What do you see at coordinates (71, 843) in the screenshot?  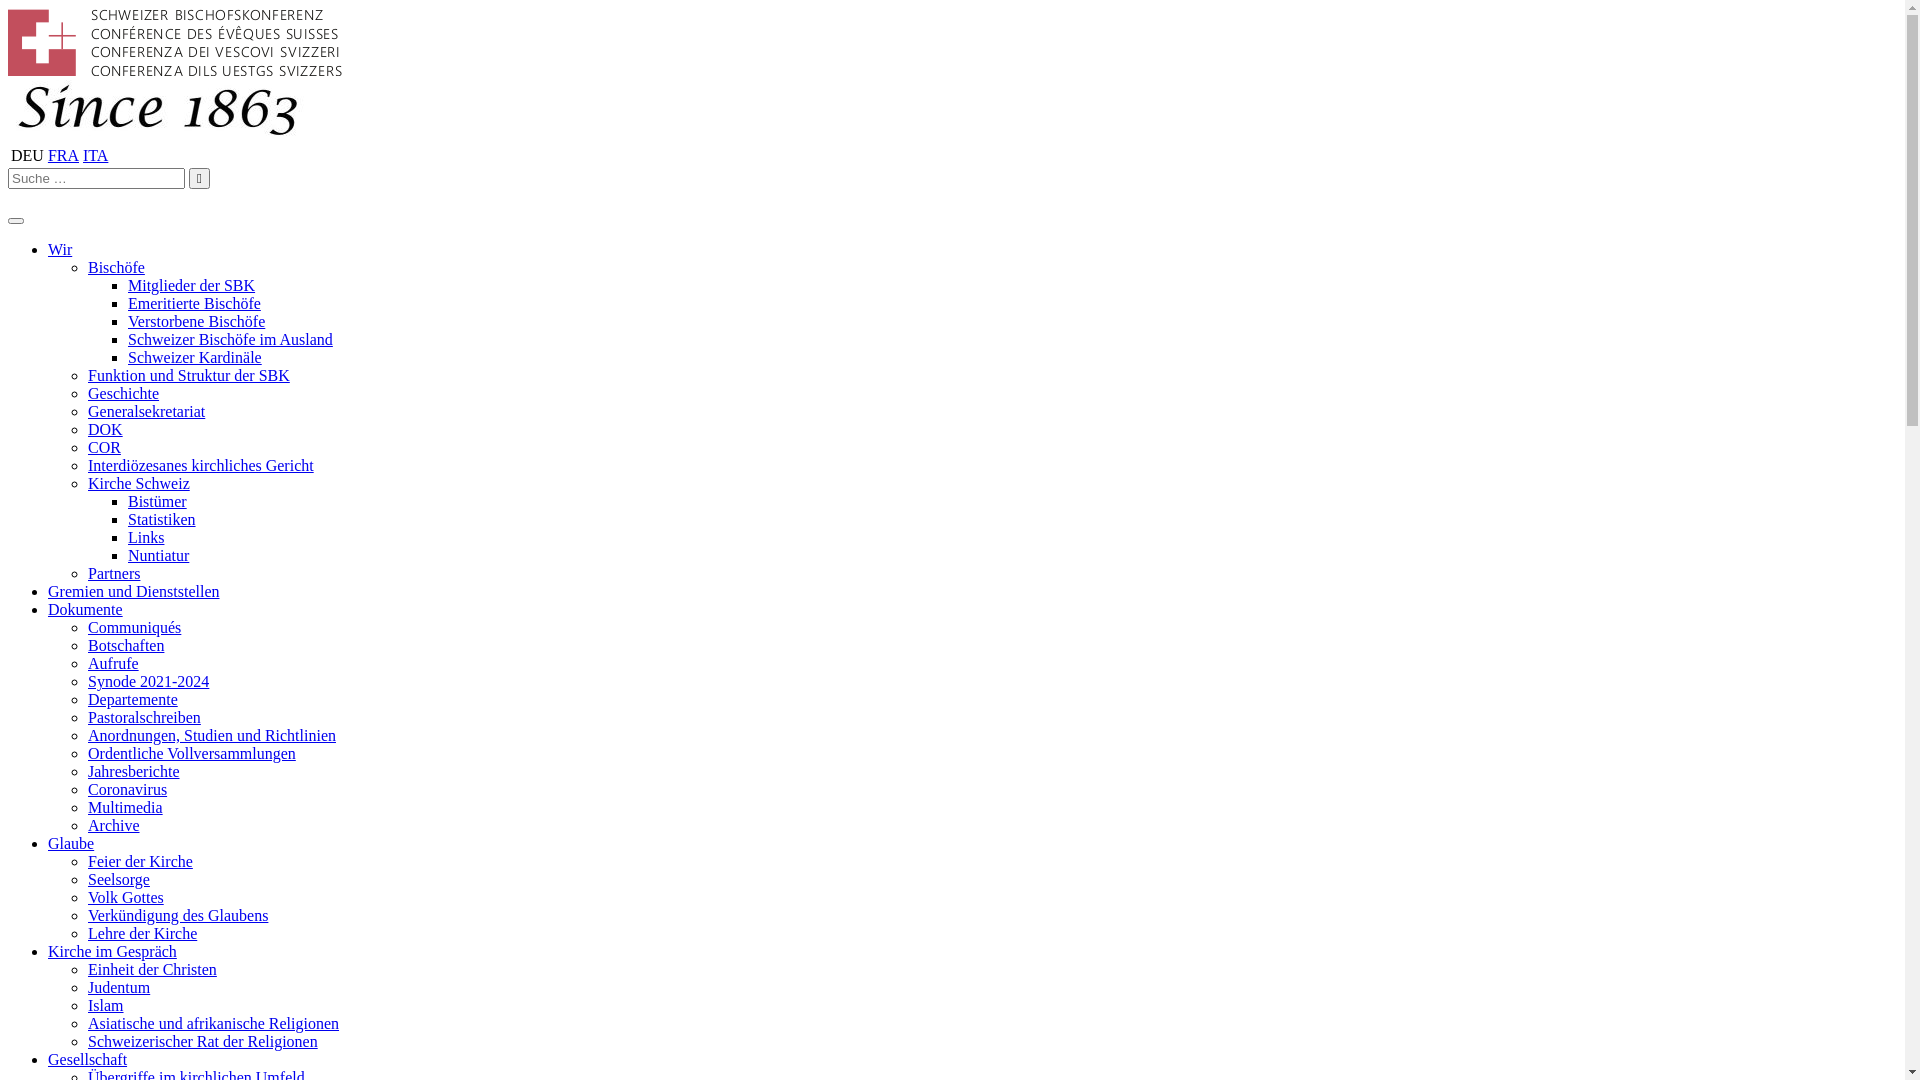 I see `'Glaube'` at bounding box center [71, 843].